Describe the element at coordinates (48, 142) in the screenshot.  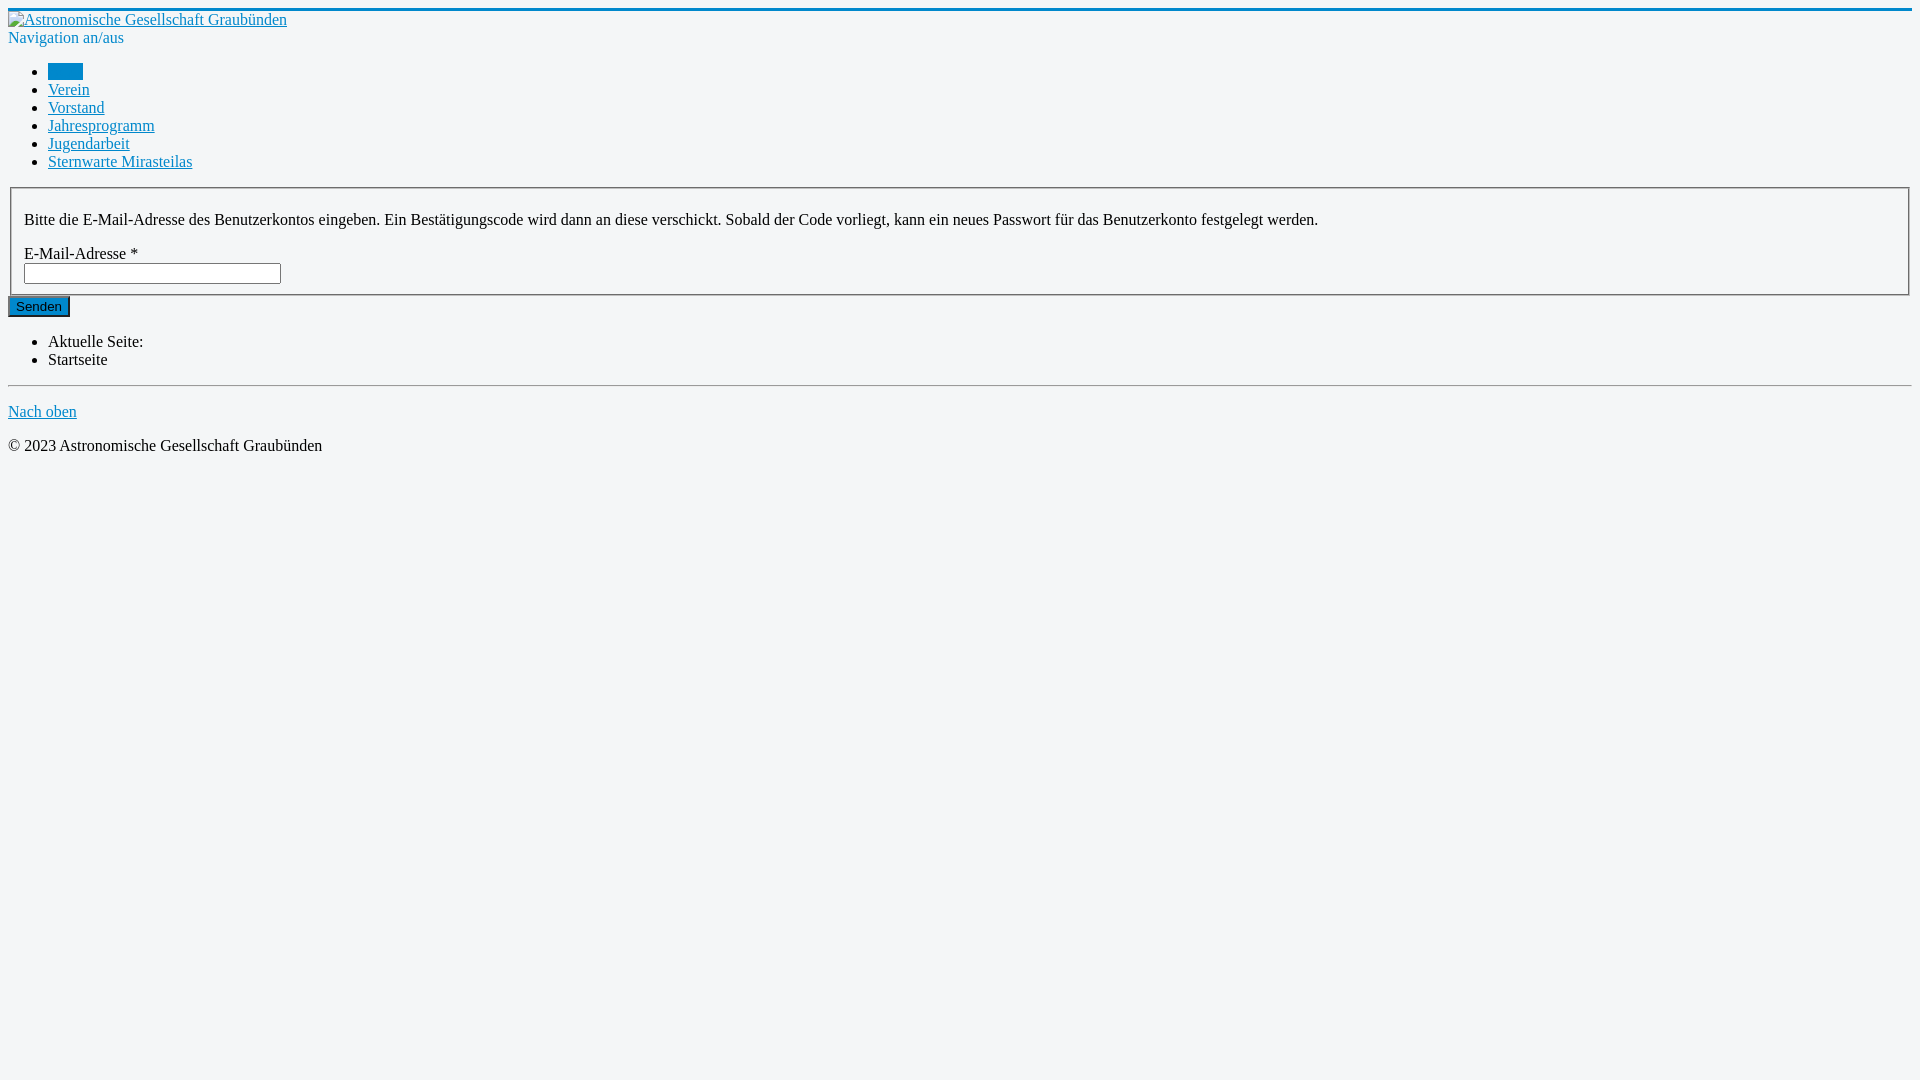
I see `'Jugendarbeit'` at that location.